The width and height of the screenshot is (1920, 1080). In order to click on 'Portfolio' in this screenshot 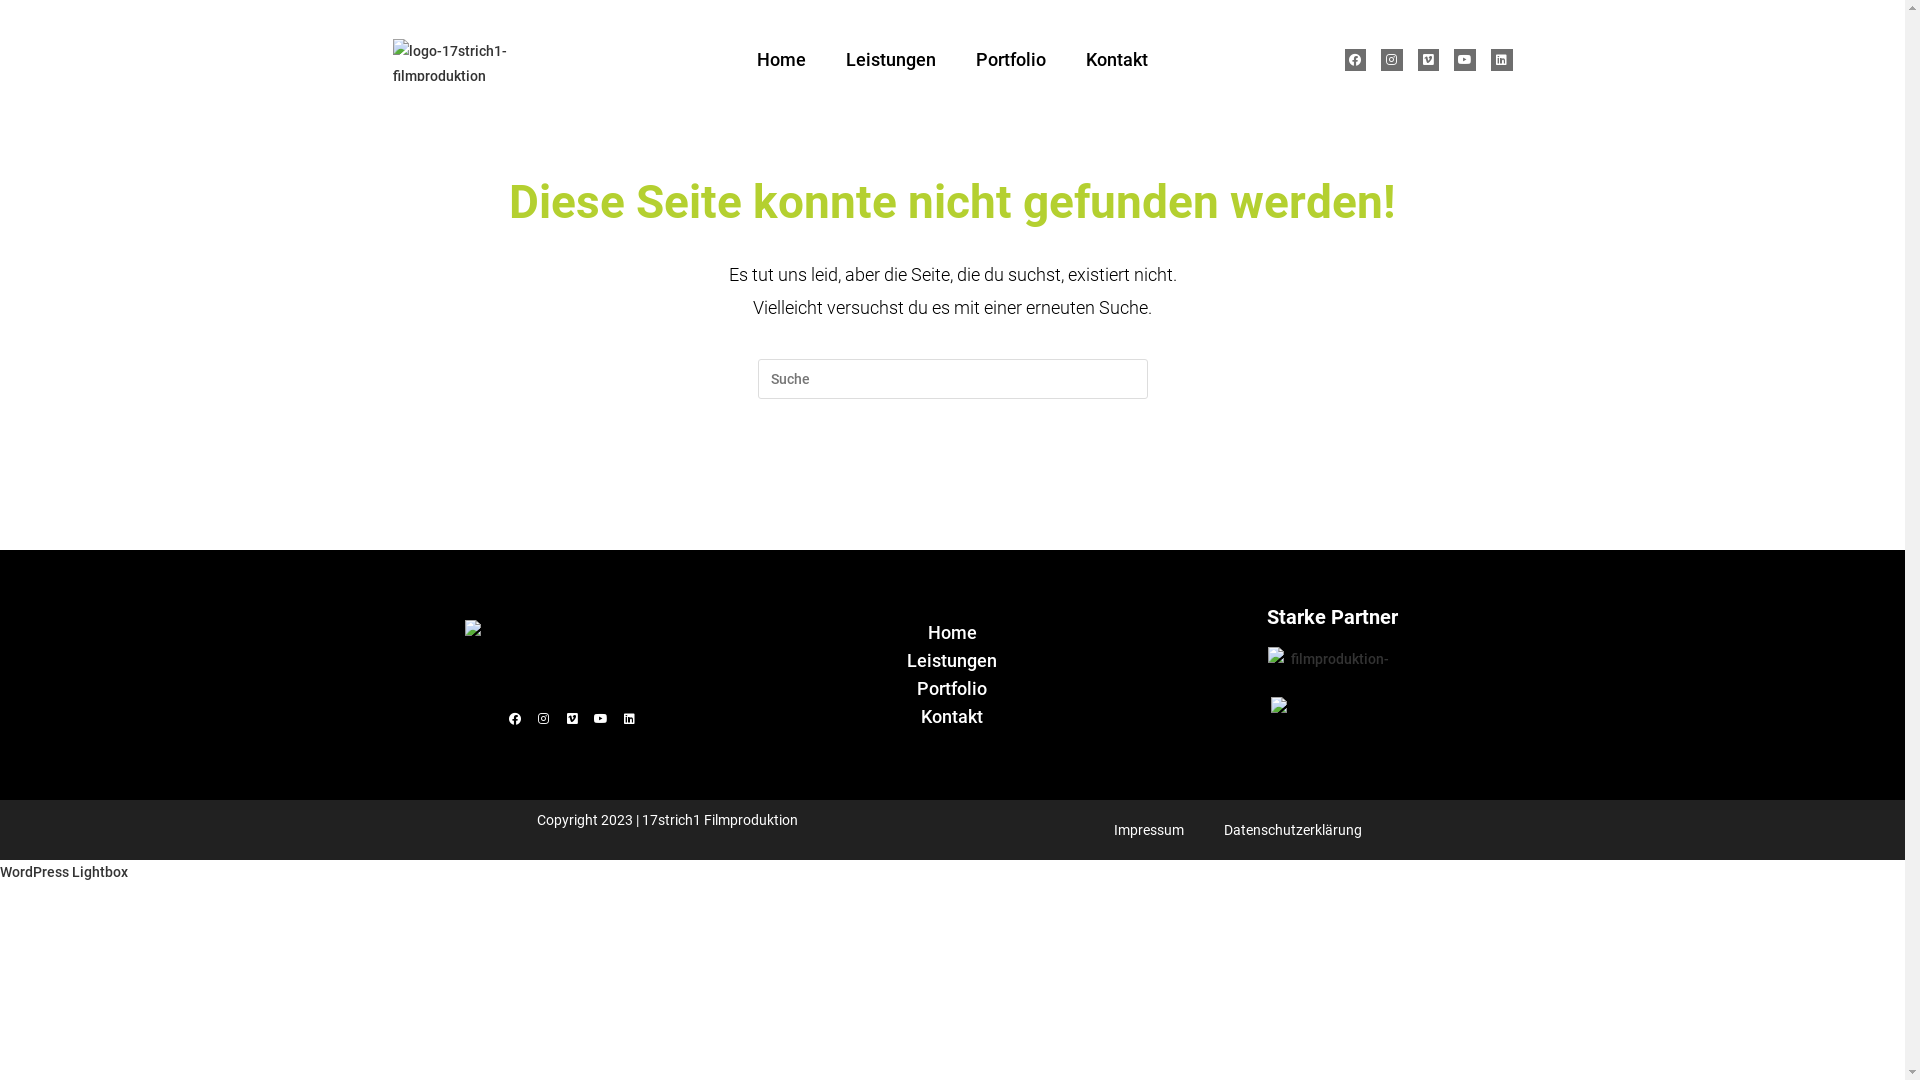, I will do `click(1011, 59)`.